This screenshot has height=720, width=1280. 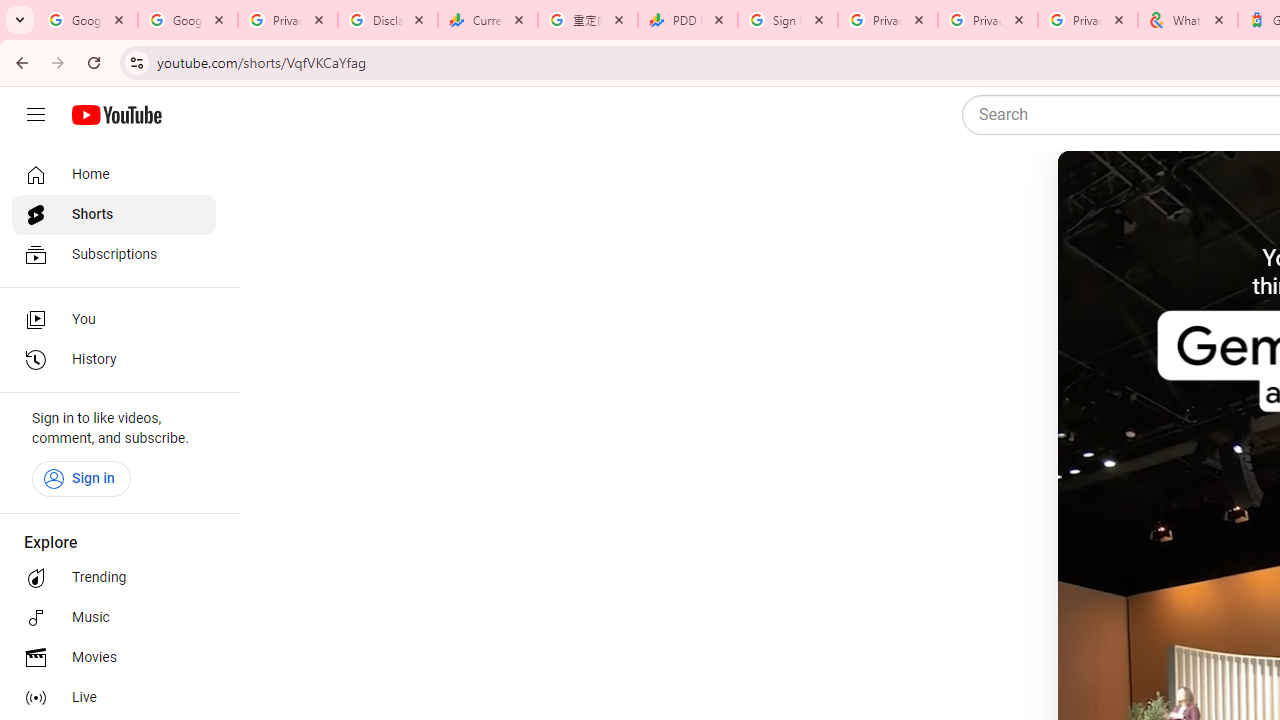 What do you see at coordinates (1087, 20) in the screenshot?
I see `'Privacy Checkup'` at bounding box center [1087, 20].